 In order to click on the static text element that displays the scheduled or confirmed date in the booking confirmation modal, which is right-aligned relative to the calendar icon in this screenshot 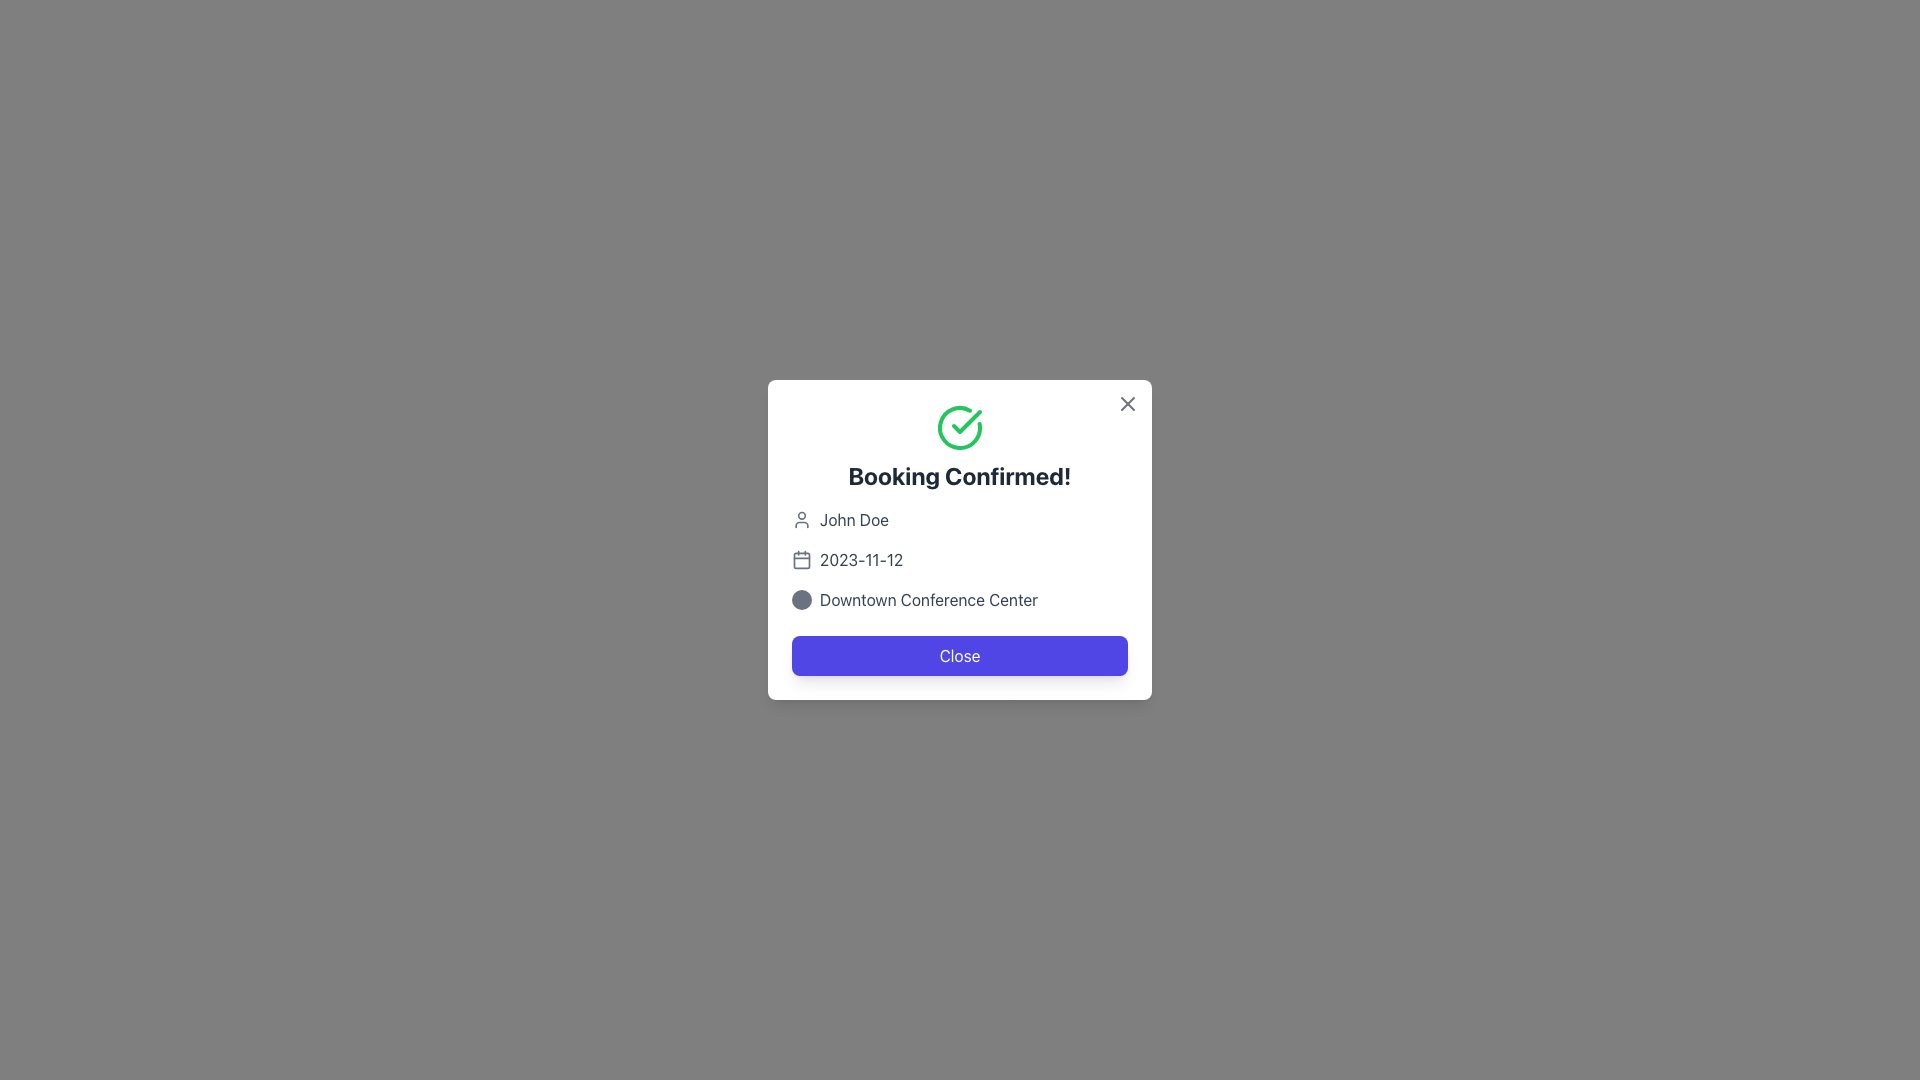, I will do `click(861, 559)`.